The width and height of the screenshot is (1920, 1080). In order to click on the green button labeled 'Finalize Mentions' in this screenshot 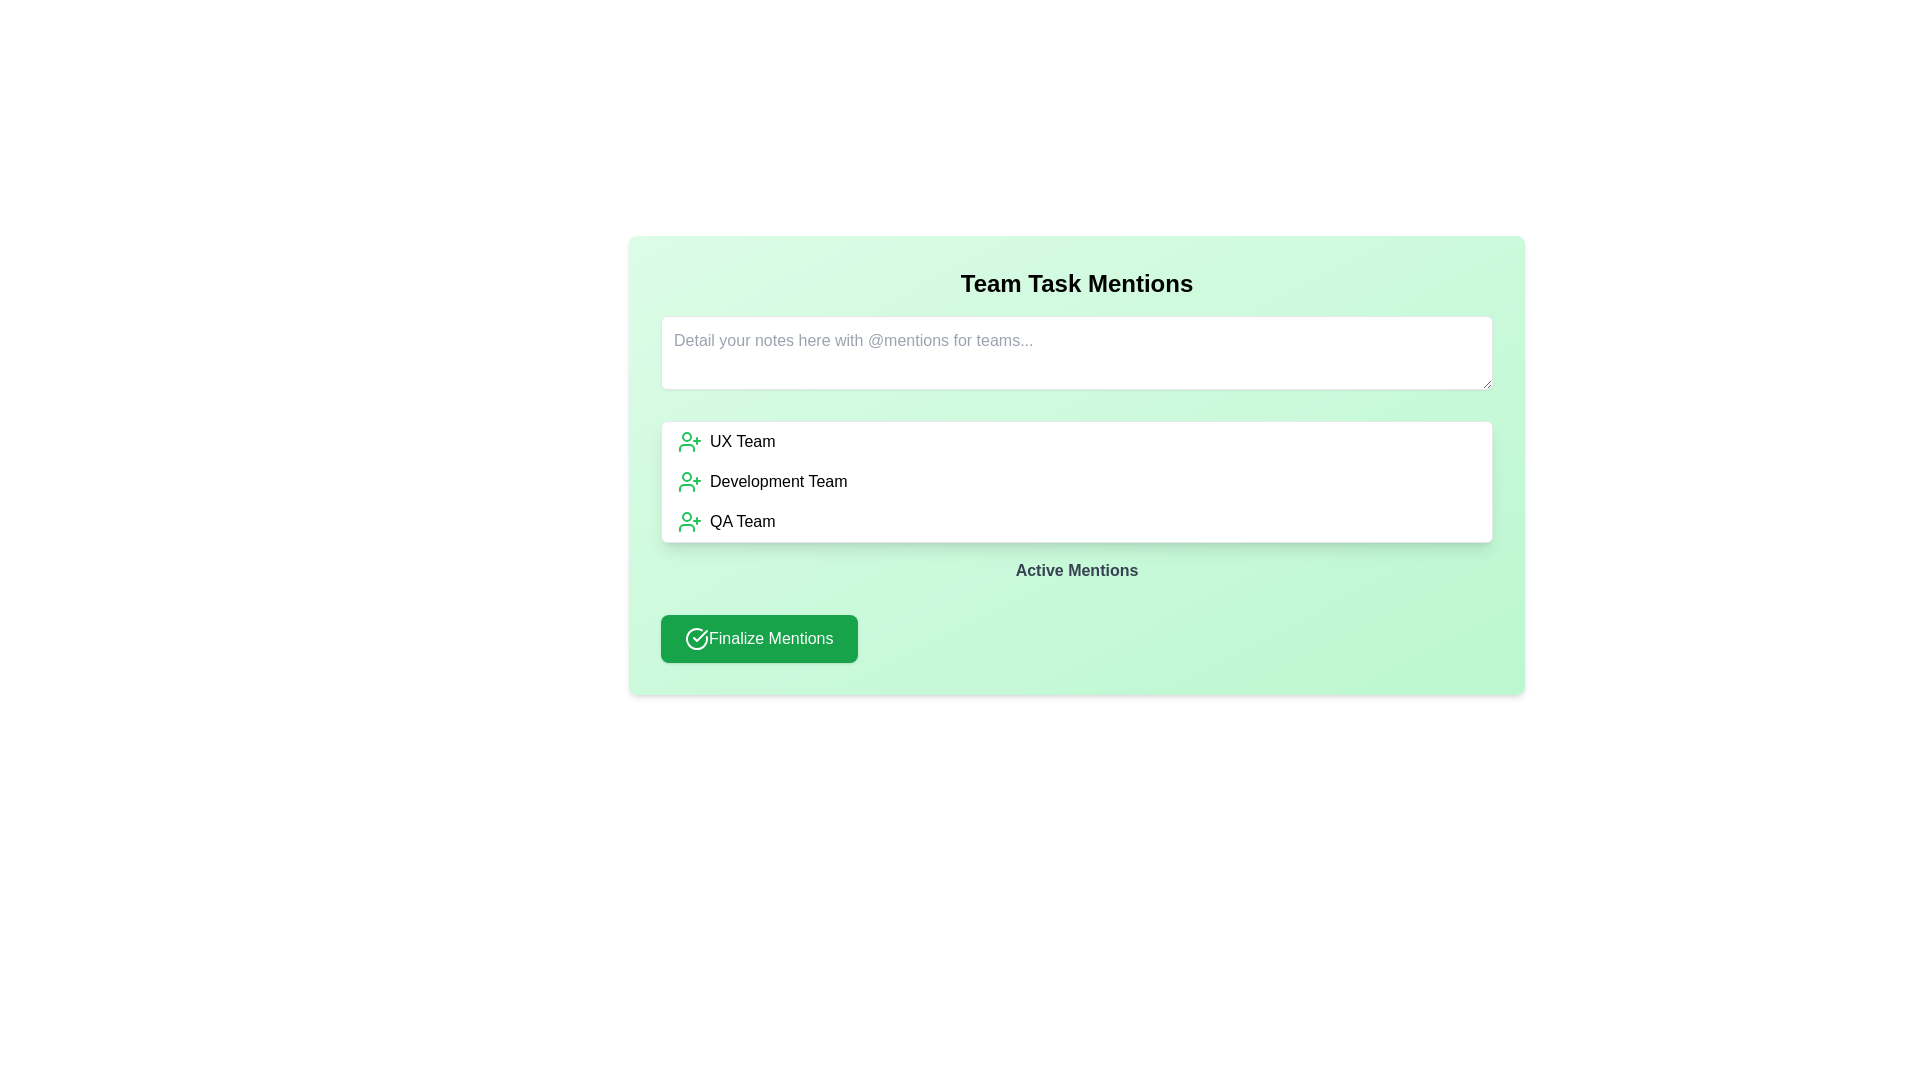, I will do `click(758, 639)`.